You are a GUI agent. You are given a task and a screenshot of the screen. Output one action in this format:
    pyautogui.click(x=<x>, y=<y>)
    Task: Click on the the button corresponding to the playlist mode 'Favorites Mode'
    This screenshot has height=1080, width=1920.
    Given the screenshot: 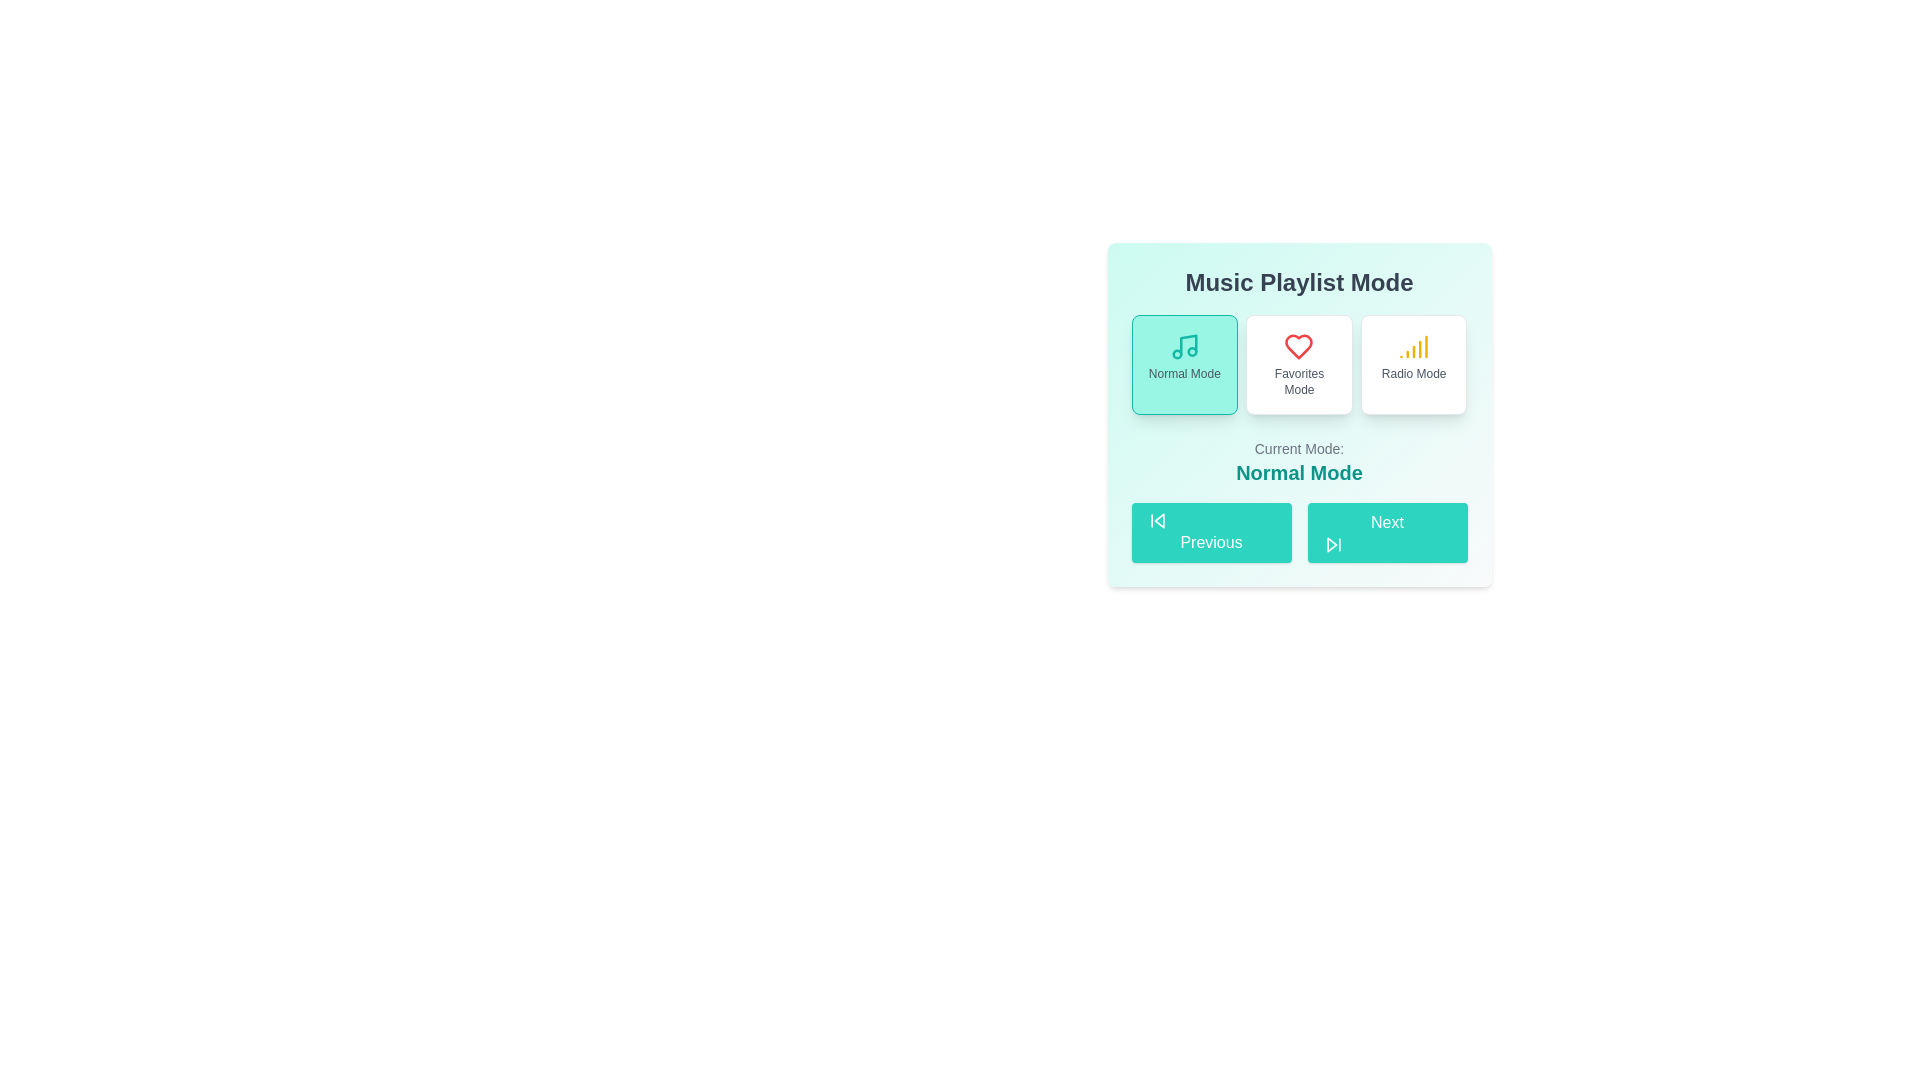 What is the action you would take?
    pyautogui.click(x=1299, y=365)
    